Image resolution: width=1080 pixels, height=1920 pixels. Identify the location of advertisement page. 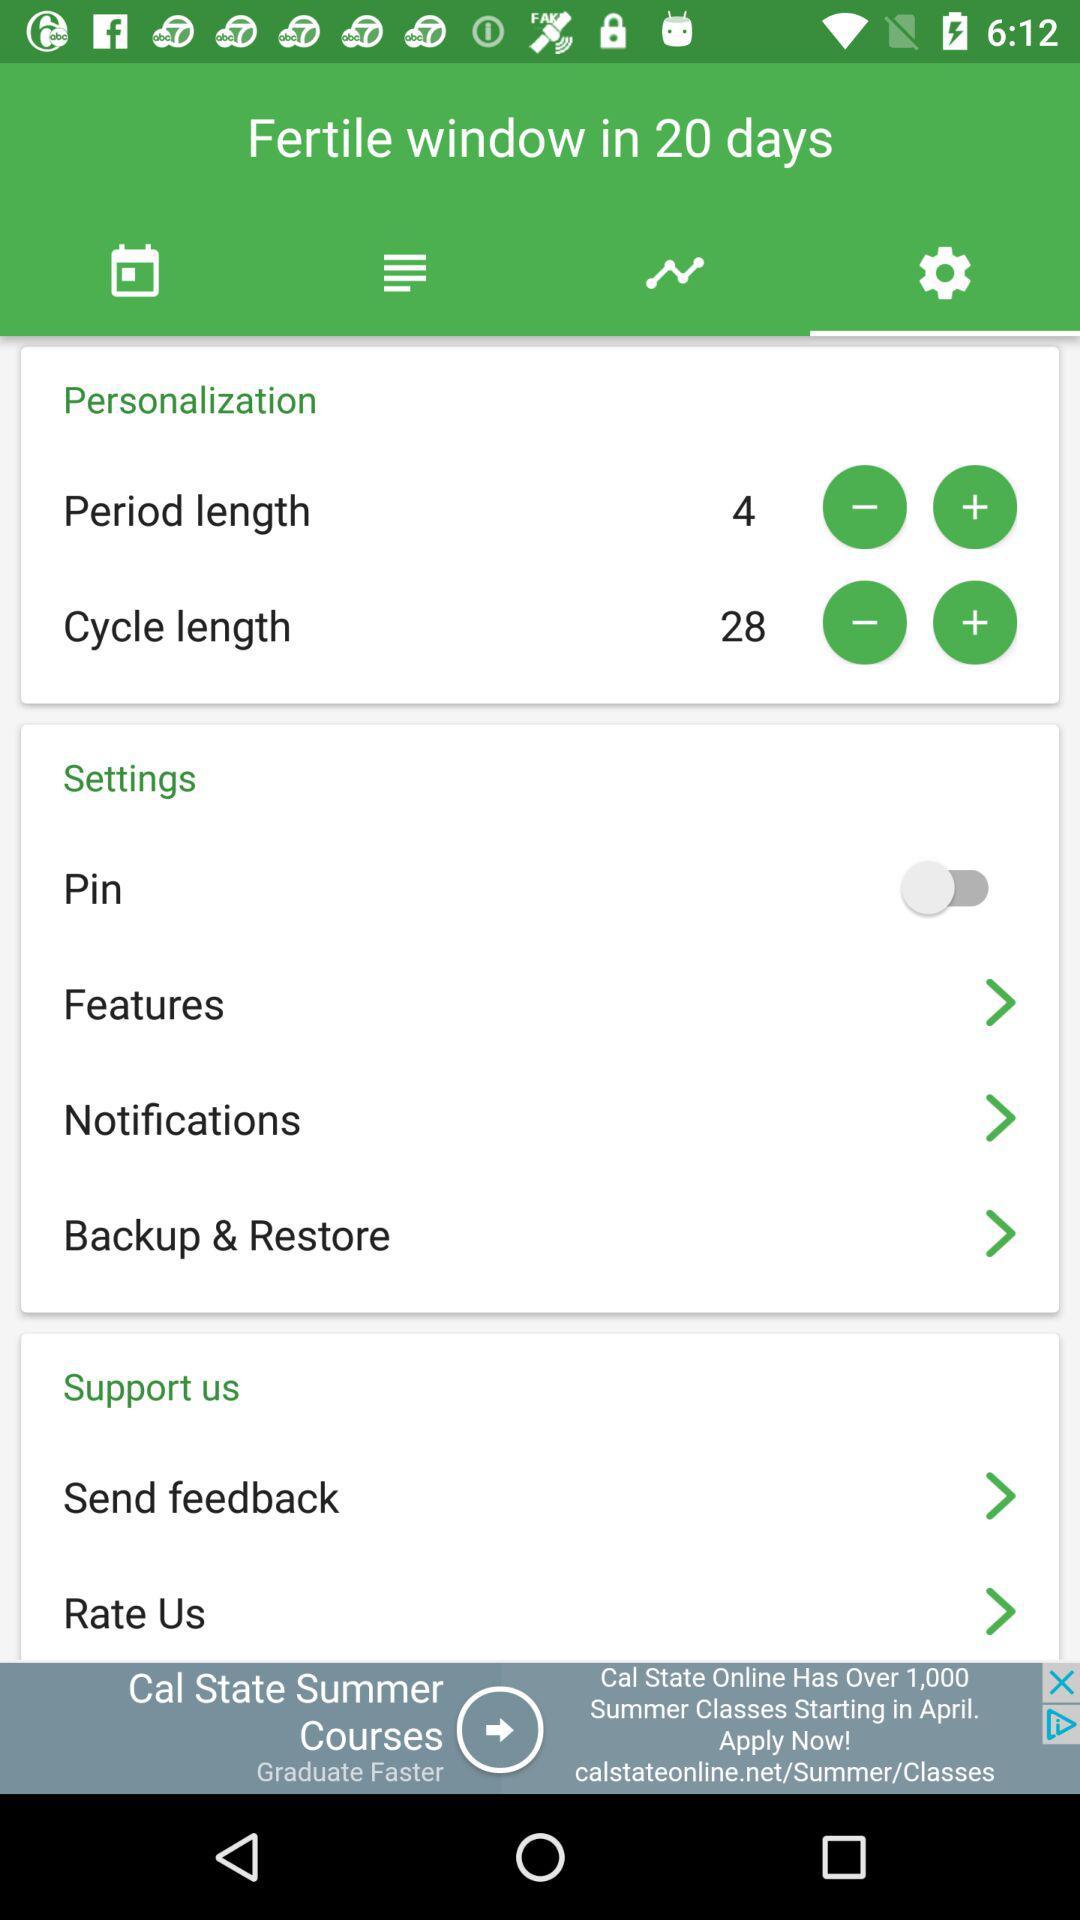
(540, 1727).